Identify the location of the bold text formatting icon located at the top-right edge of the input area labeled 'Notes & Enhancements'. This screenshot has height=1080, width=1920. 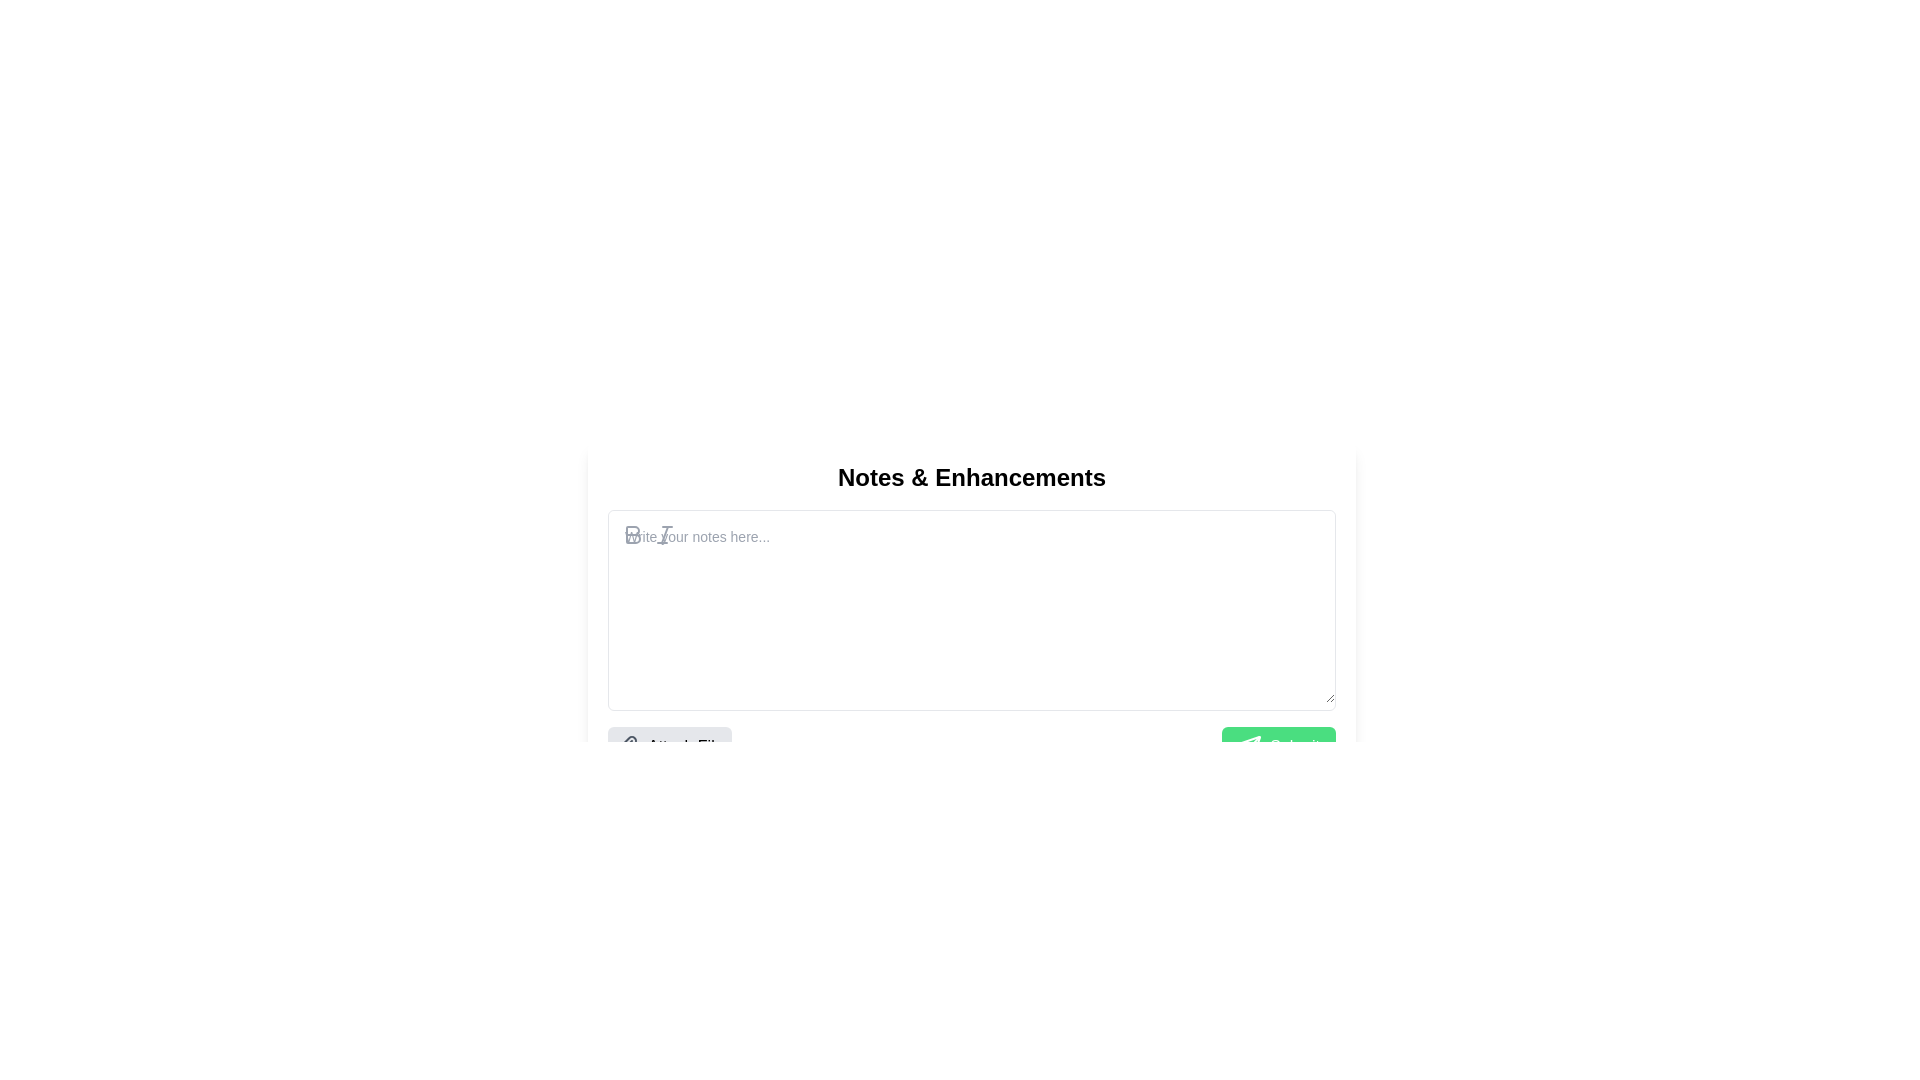
(632, 534).